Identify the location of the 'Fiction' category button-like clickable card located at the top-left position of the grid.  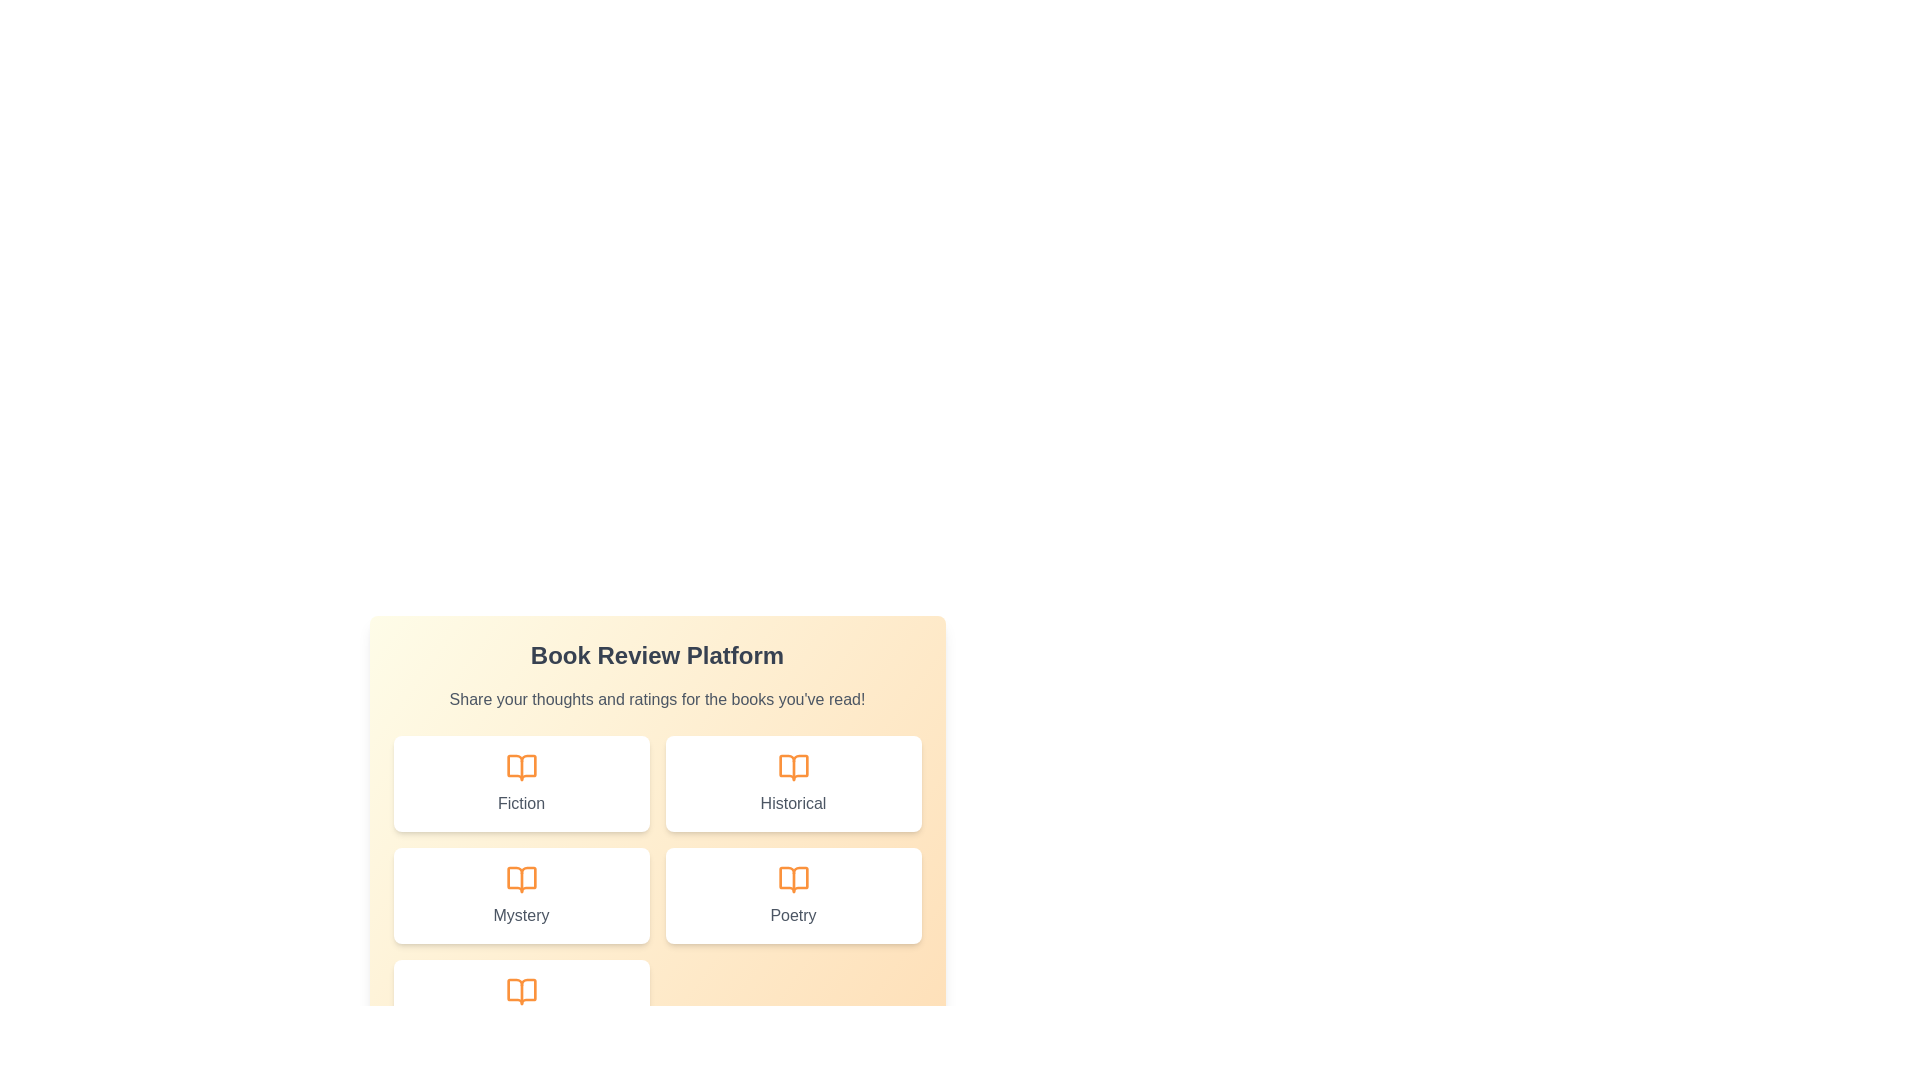
(521, 782).